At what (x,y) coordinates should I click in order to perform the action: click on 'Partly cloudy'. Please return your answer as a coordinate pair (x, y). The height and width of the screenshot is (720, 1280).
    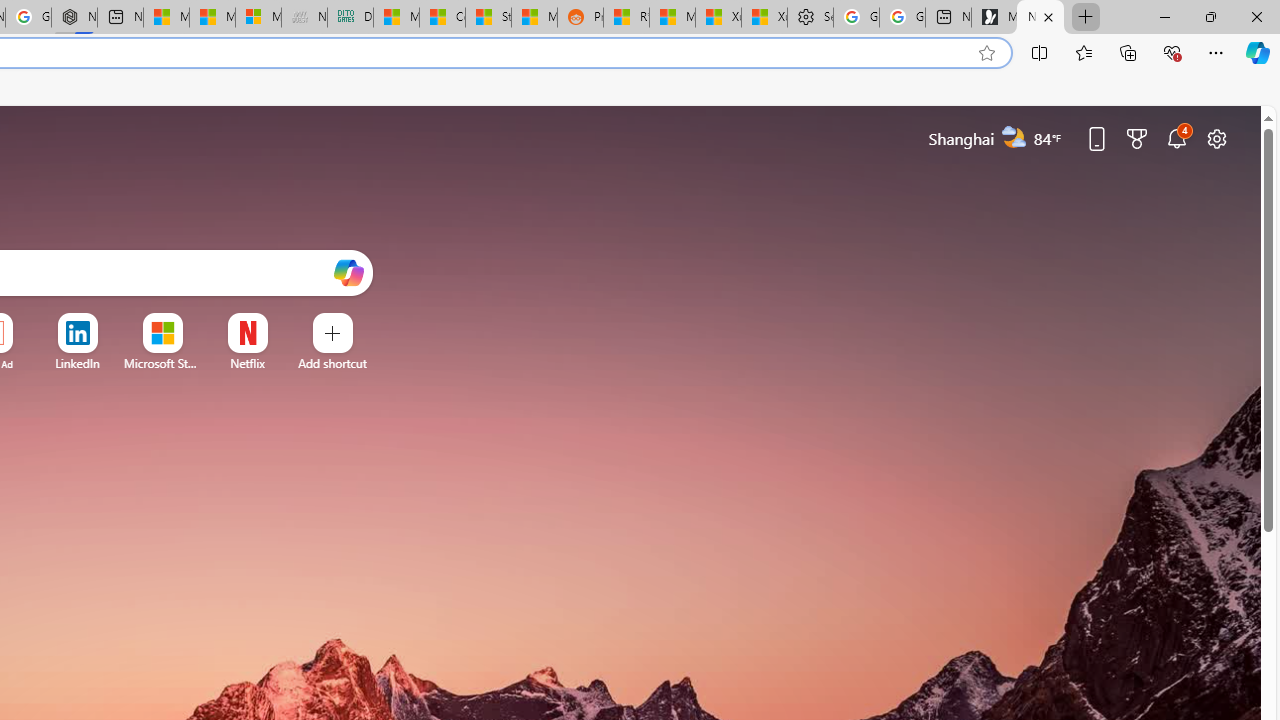
    Looking at the image, I should click on (1014, 136).